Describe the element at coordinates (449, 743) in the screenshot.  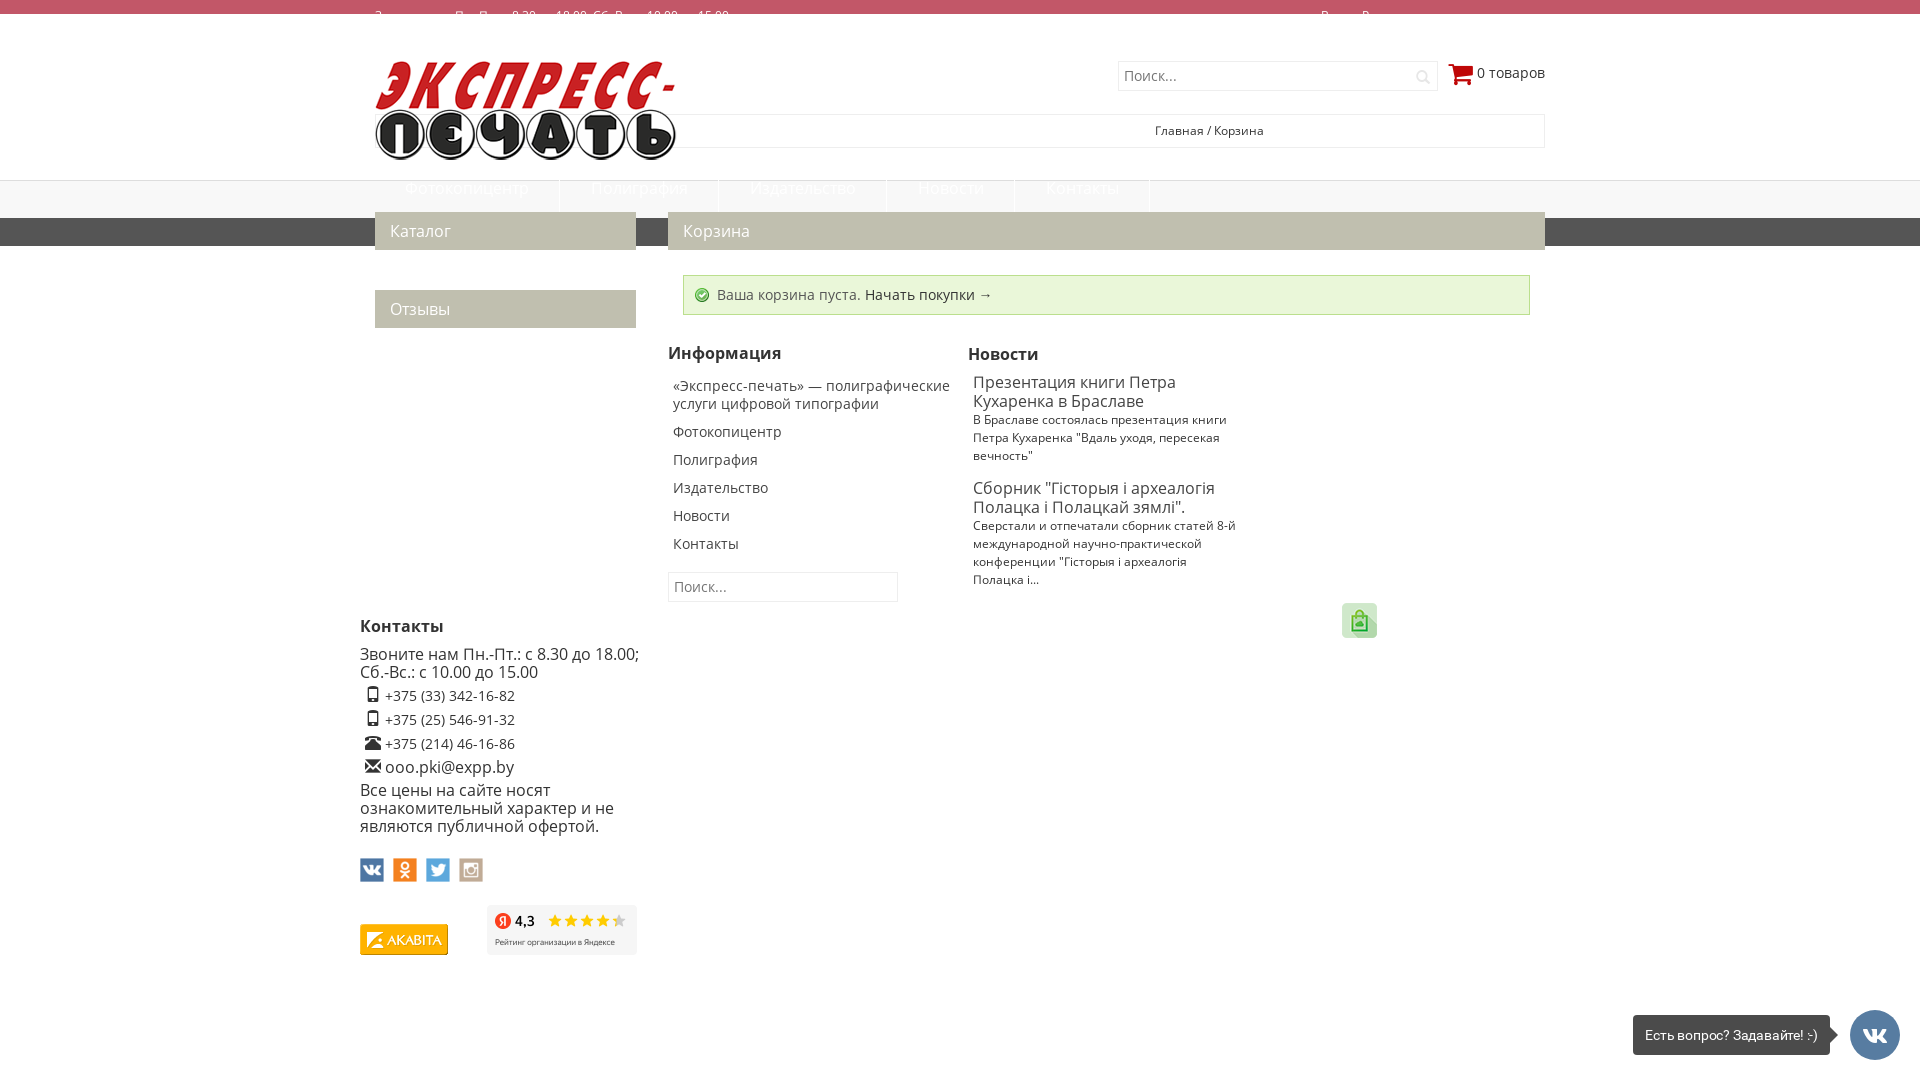
I see `'+375 (214) 46-16-86'` at that location.